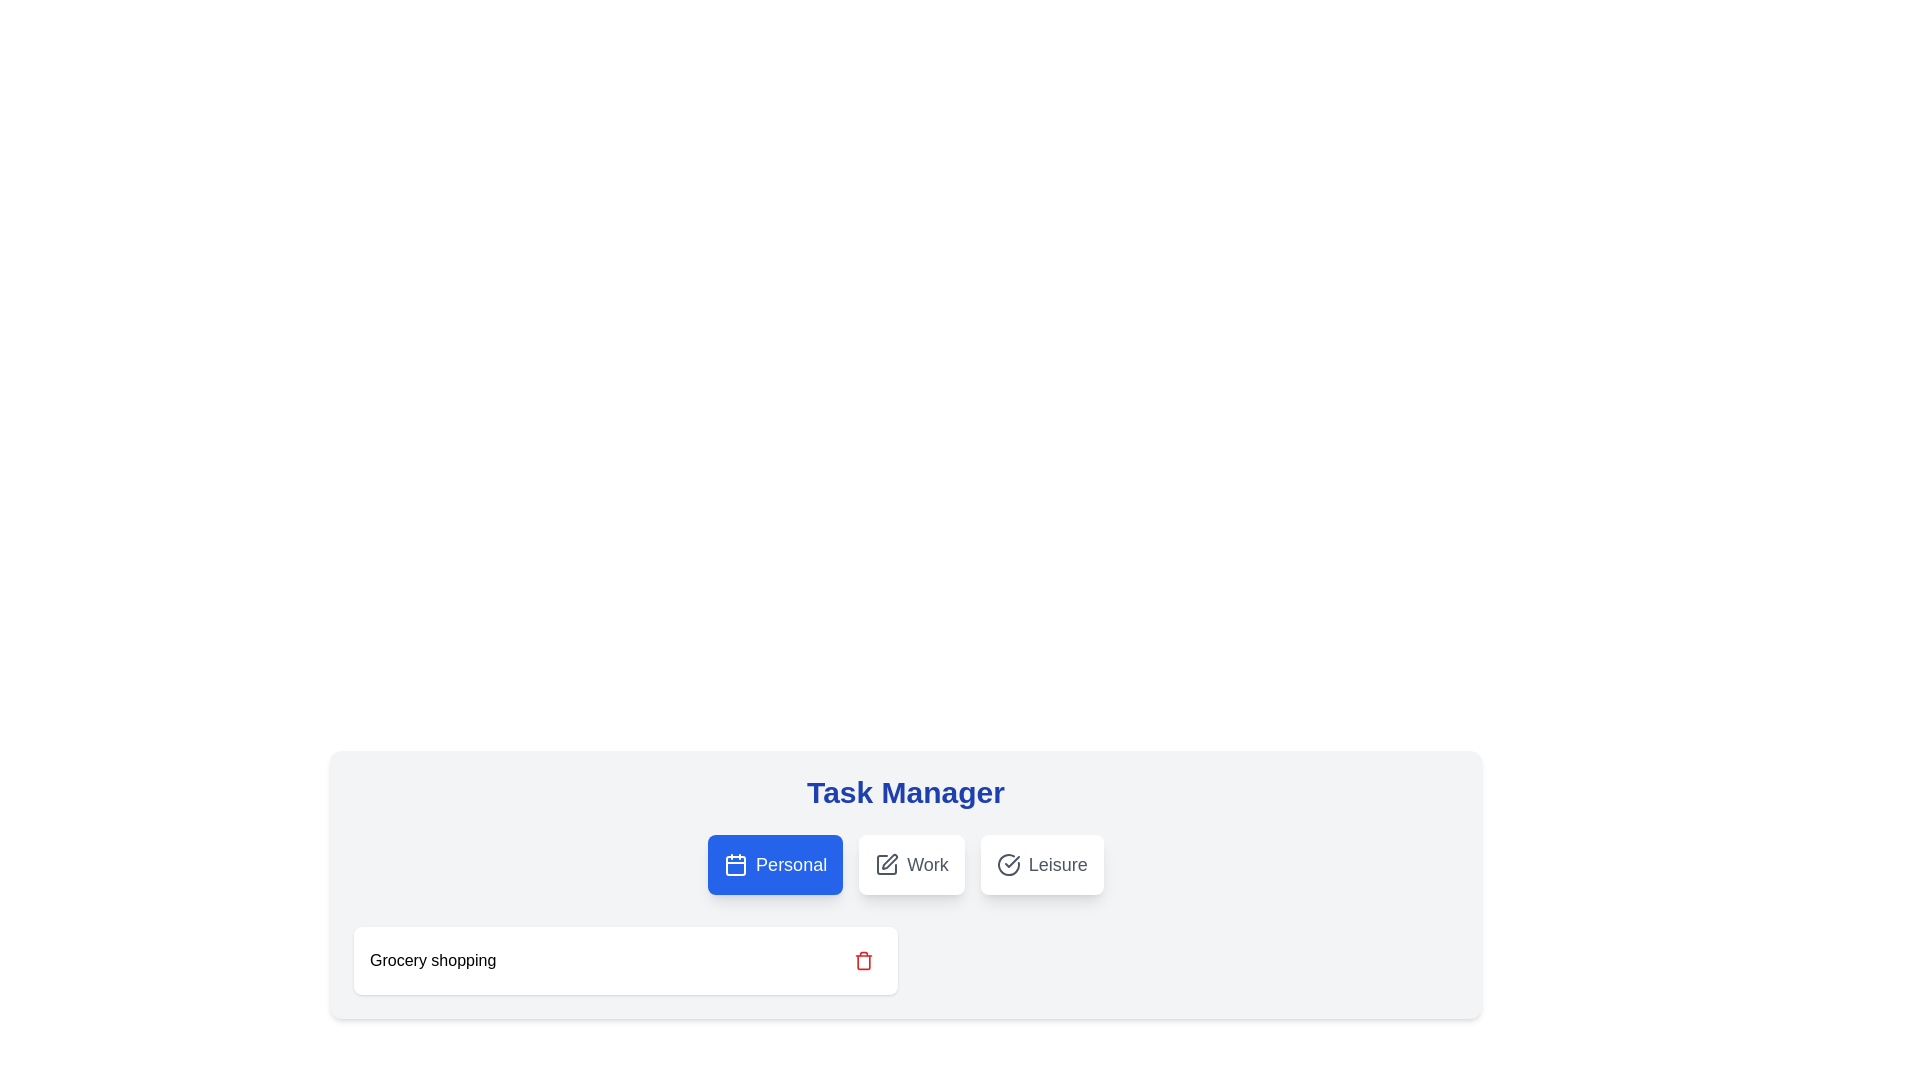 The width and height of the screenshot is (1920, 1080). I want to click on the 'Leisure' label located inside the rightmost button of three horizontal buttons labeled 'Personal', 'Work', and 'Leisure', so click(1057, 863).